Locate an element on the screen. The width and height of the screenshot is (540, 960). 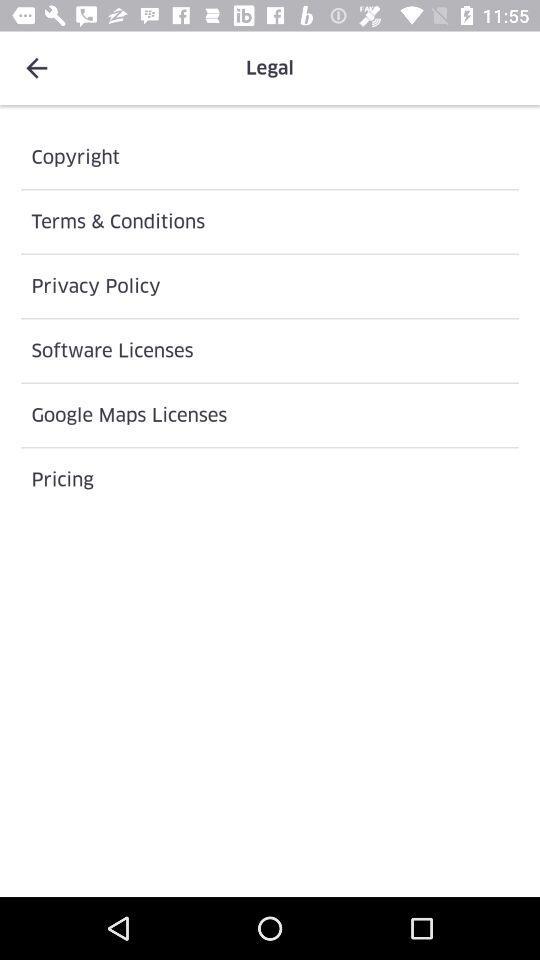
the software licenses icon is located at coordinates (270, 350).